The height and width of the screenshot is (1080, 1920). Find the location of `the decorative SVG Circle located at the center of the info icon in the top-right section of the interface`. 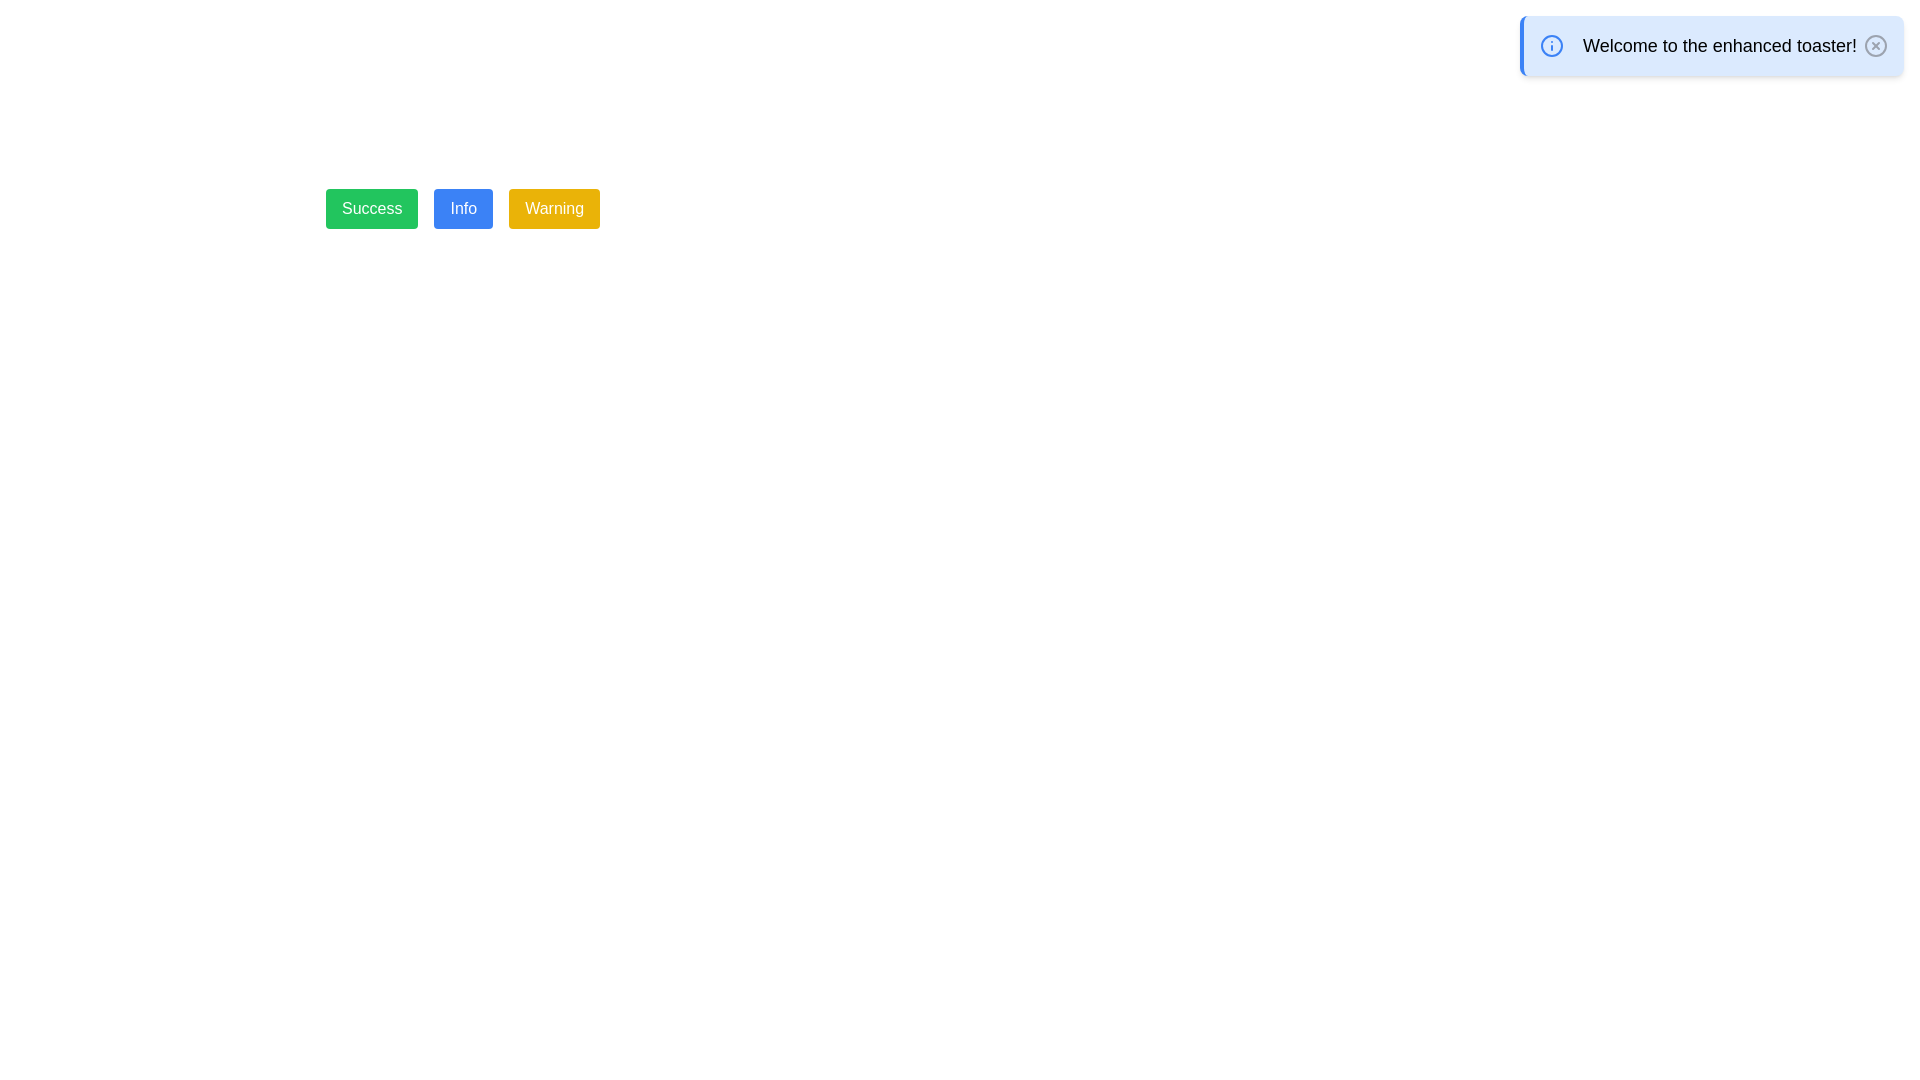

the decorative SVG Circle located at the center of the info icon in the top-right section of the interface is located at coordinates (1550, 45).